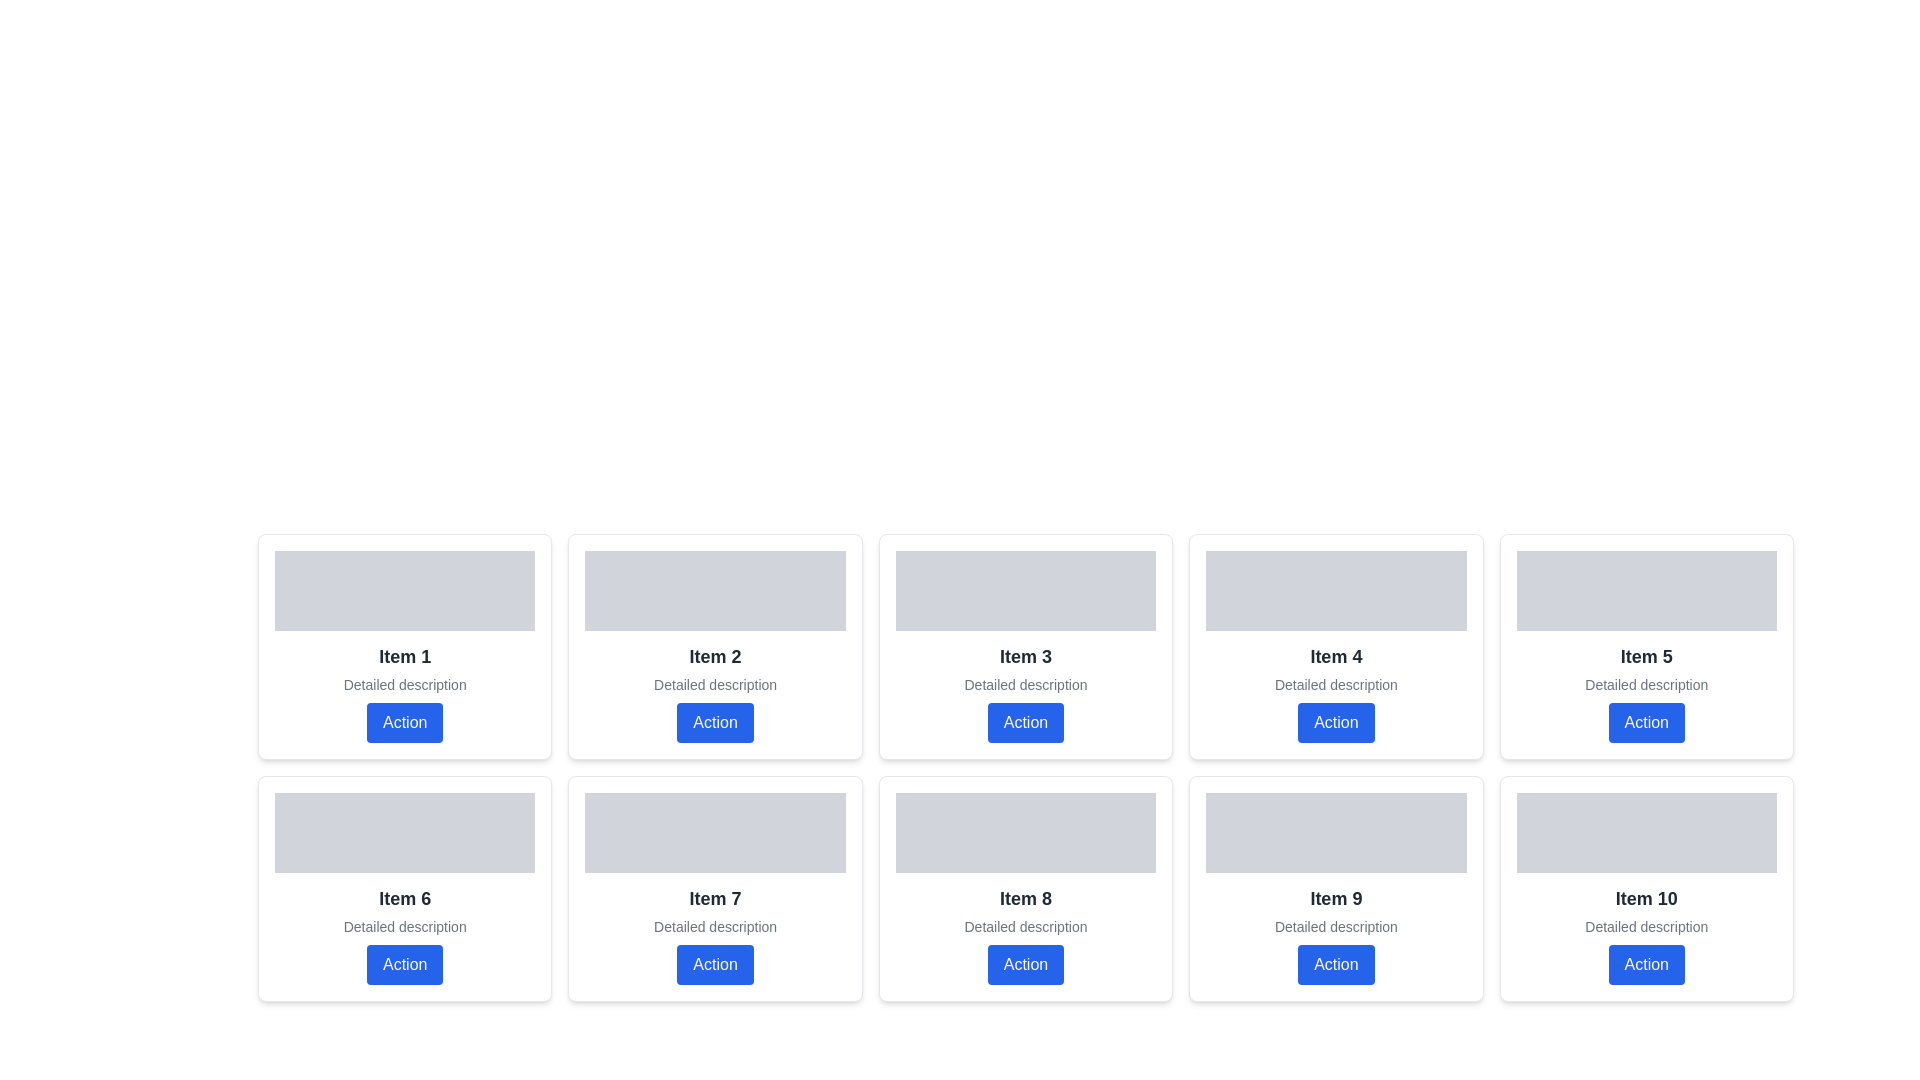 Image resolution: width=1920 pixels, height=1080 pixels. What do you see at coordinates (404, 926) in the screenshot?
I see `the text label displaying 'Detailed description' located below the 'Item 6' title and above the blue-button labeled 'Action'` at bounding box center [404, 926].